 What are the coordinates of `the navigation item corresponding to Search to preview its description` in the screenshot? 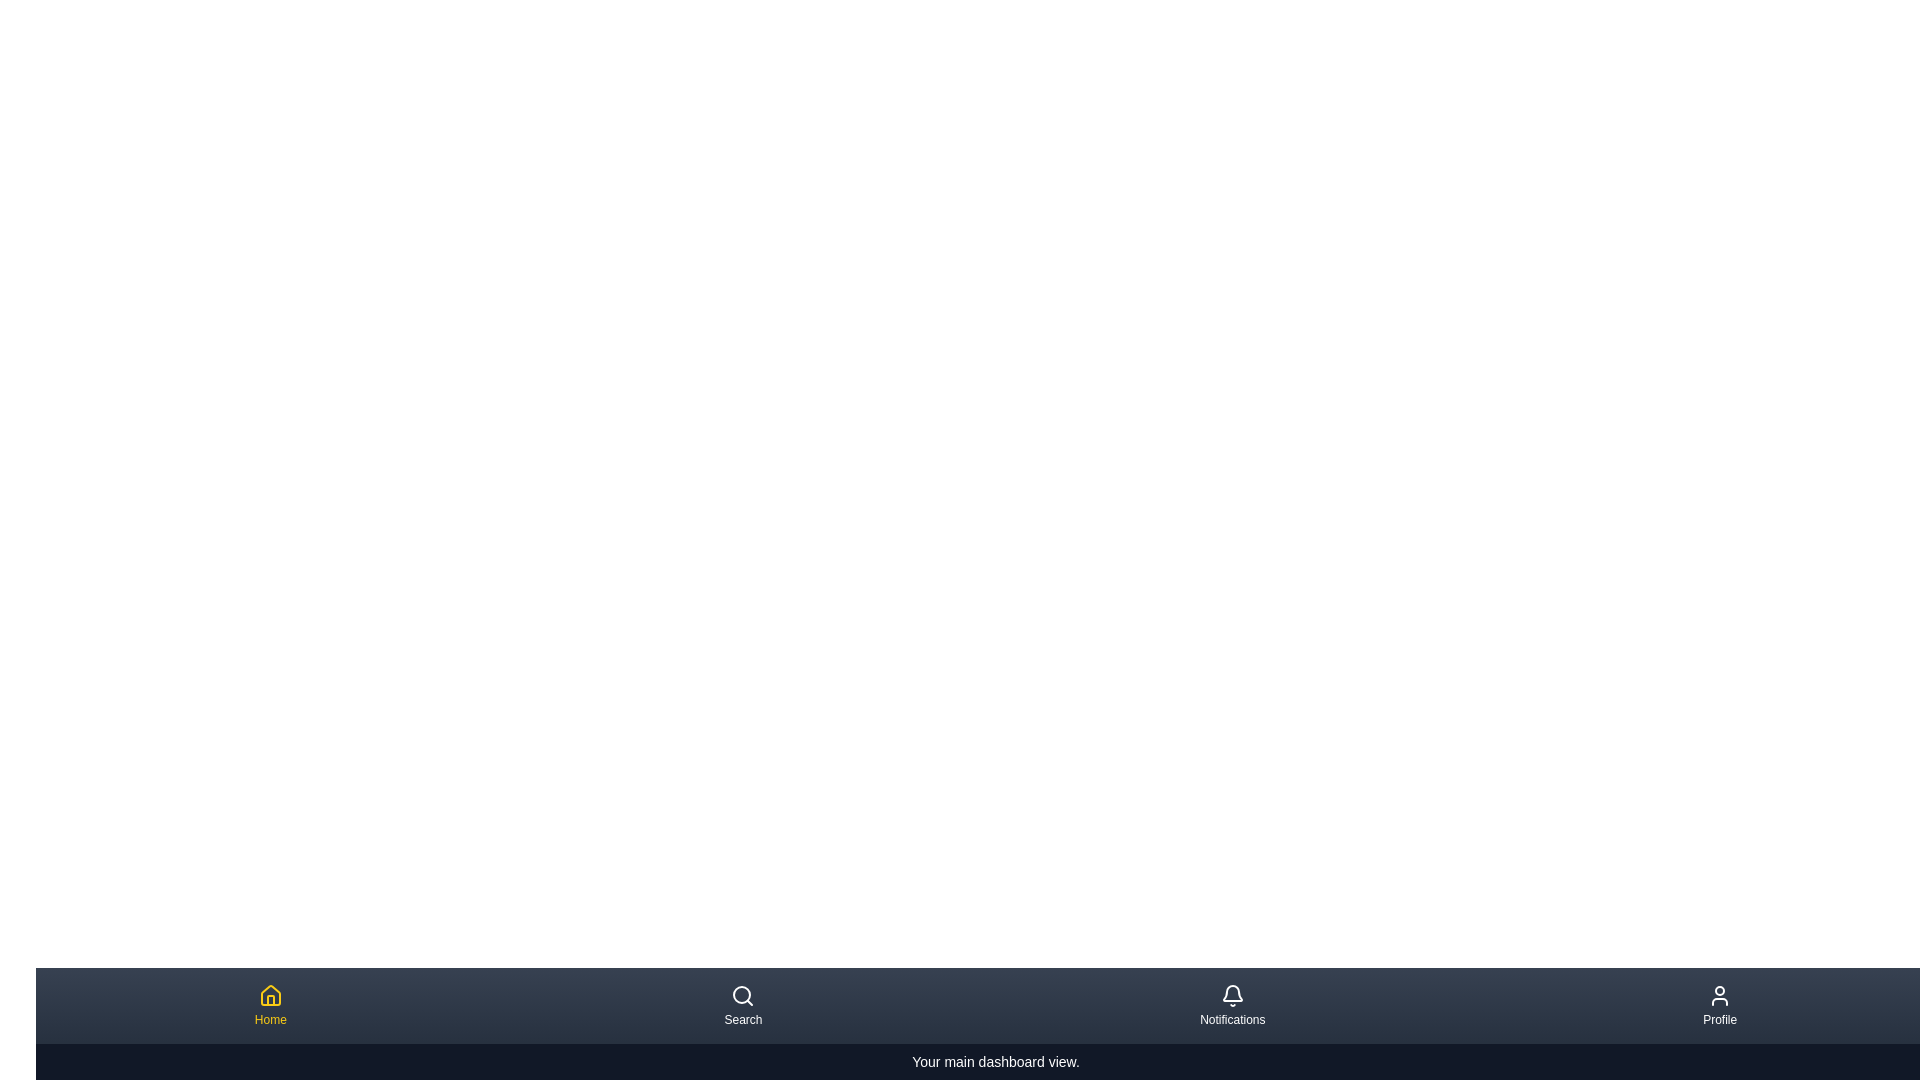 It's located at (742, 1006).